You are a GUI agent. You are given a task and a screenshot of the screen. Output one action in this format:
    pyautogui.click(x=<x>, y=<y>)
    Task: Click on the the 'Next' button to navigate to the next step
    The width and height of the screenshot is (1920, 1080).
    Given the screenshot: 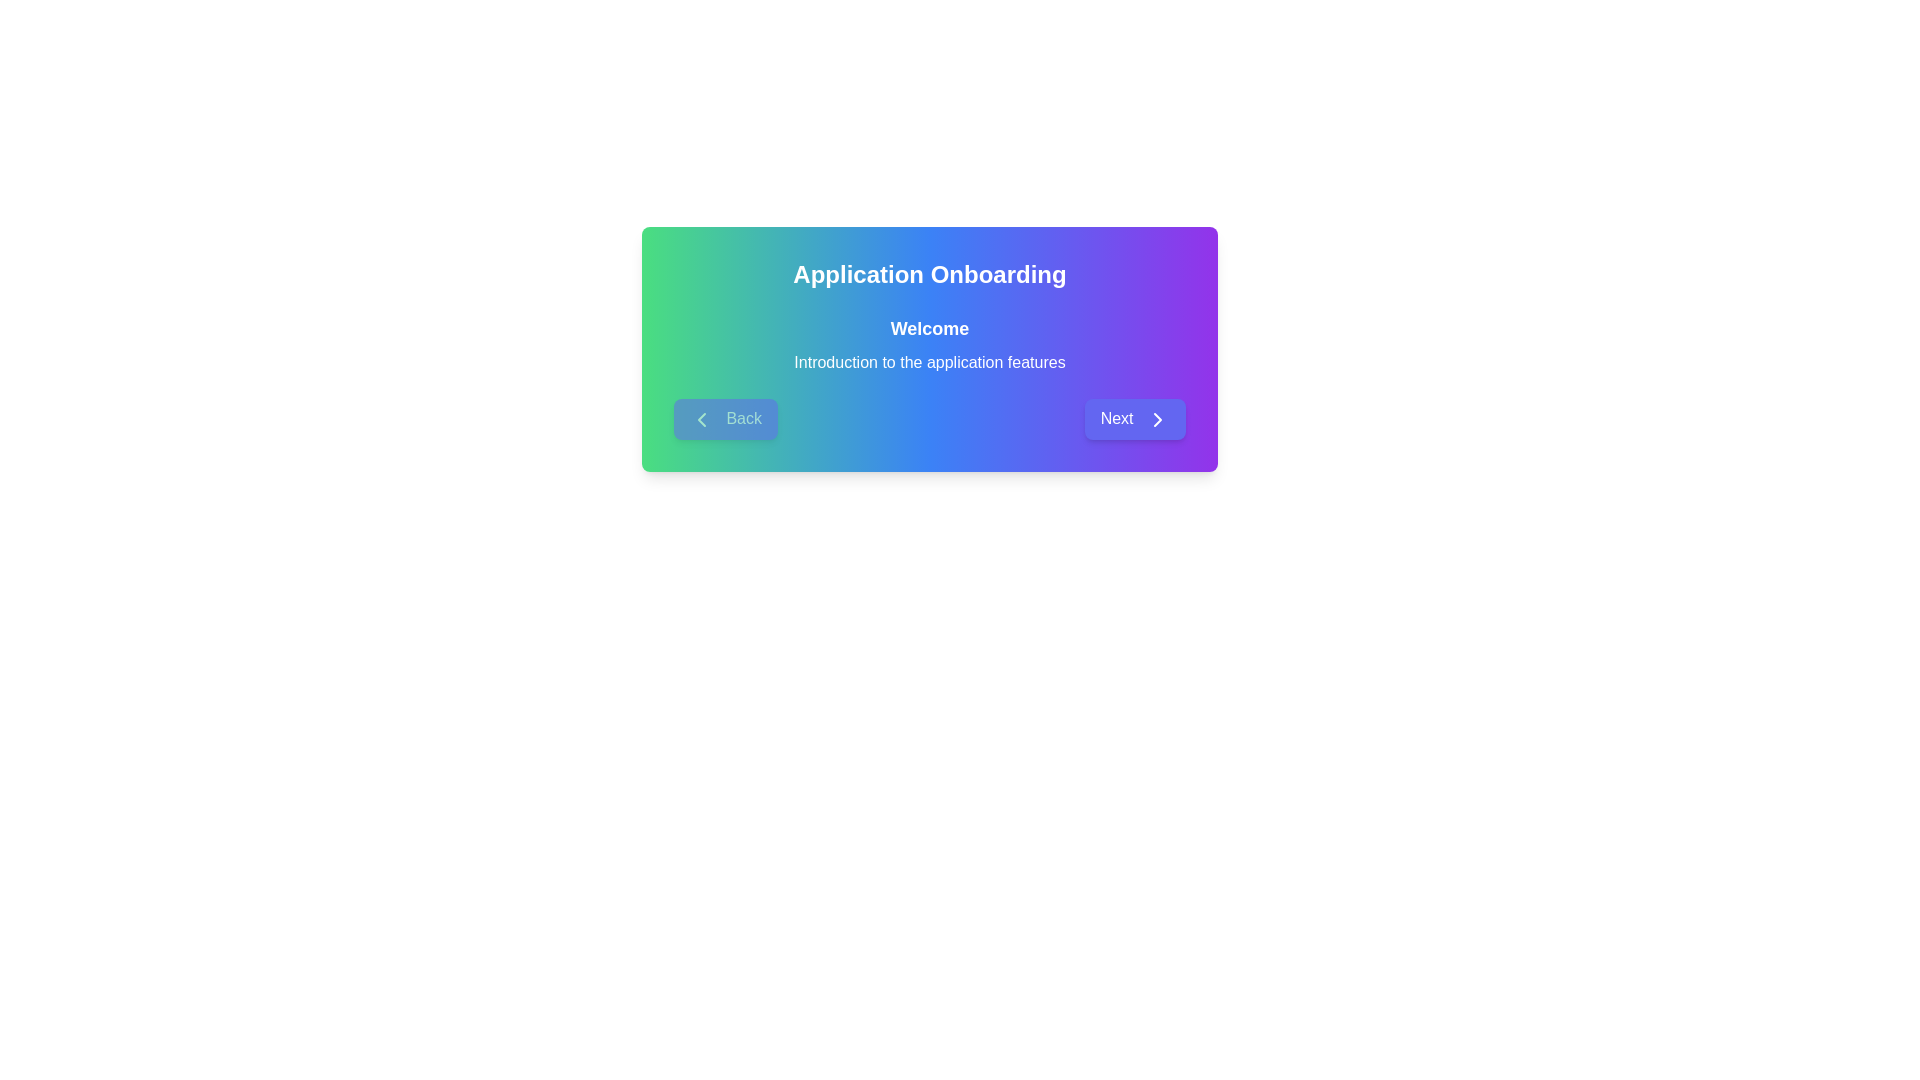 What is the action you would take?
    pyautogui.click(x=1134, y=418)
    